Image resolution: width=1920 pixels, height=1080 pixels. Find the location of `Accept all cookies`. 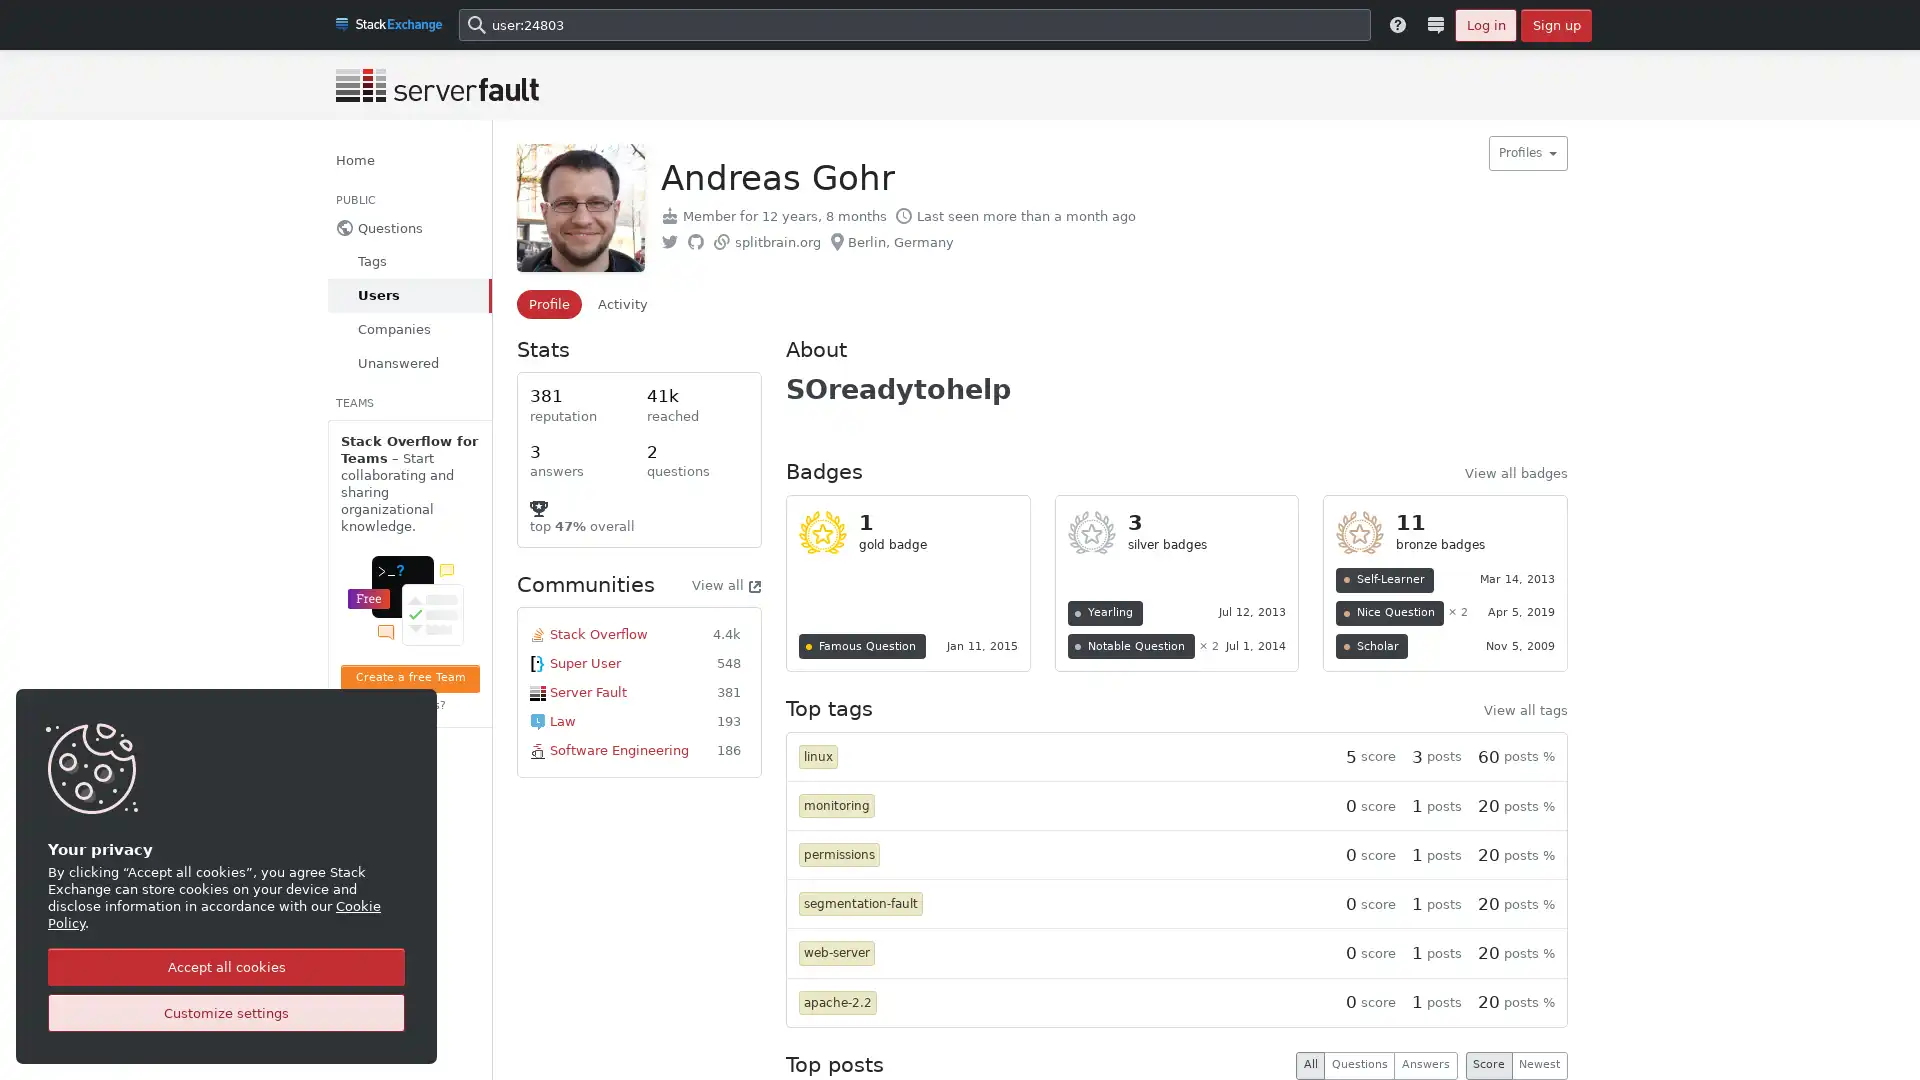

Accept all cookies is located at coordinates (226, 966).